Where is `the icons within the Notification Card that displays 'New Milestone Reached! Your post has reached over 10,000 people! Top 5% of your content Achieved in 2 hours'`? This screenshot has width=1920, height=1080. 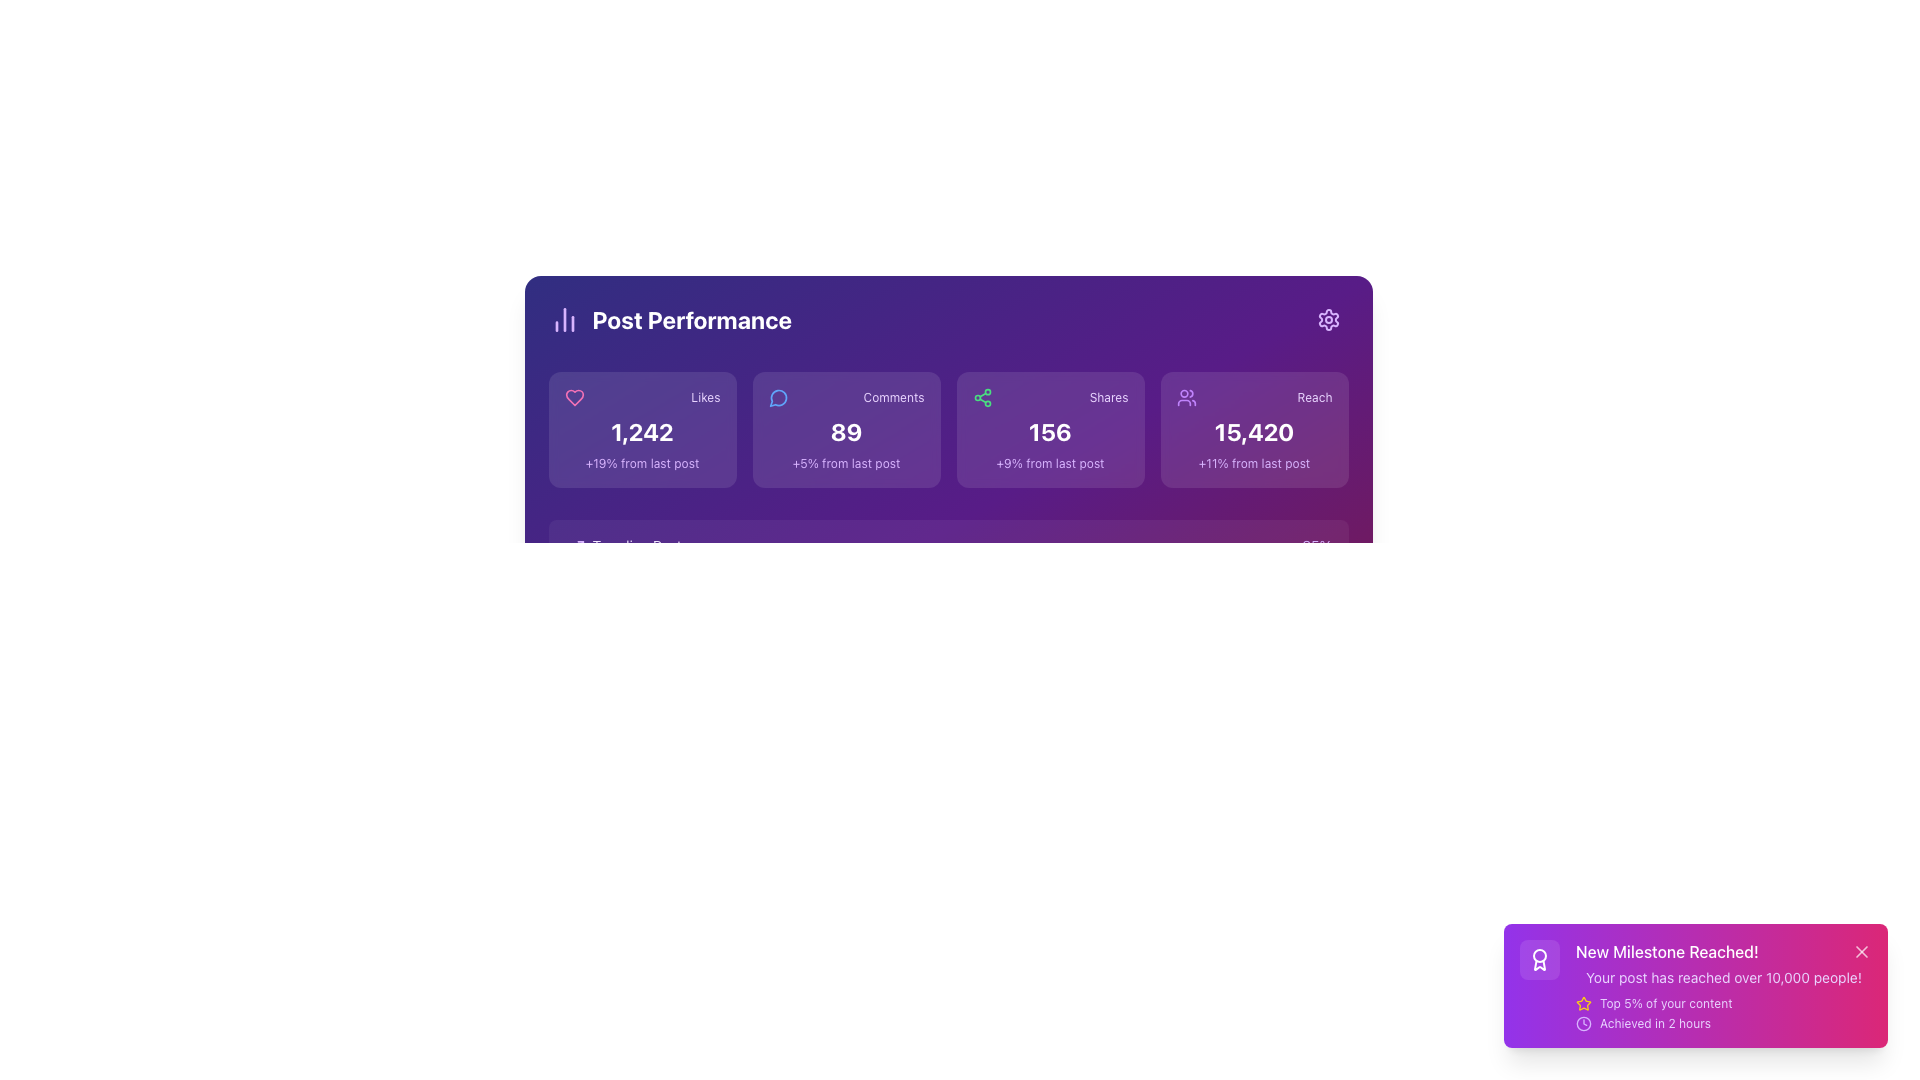 the icons within the Notification Card that displays 'New Milestone Reached! Your post has reached over 10,000 people! Top 5% of your content Achieved in 2 hours' is located at coordinates (1722, 985).